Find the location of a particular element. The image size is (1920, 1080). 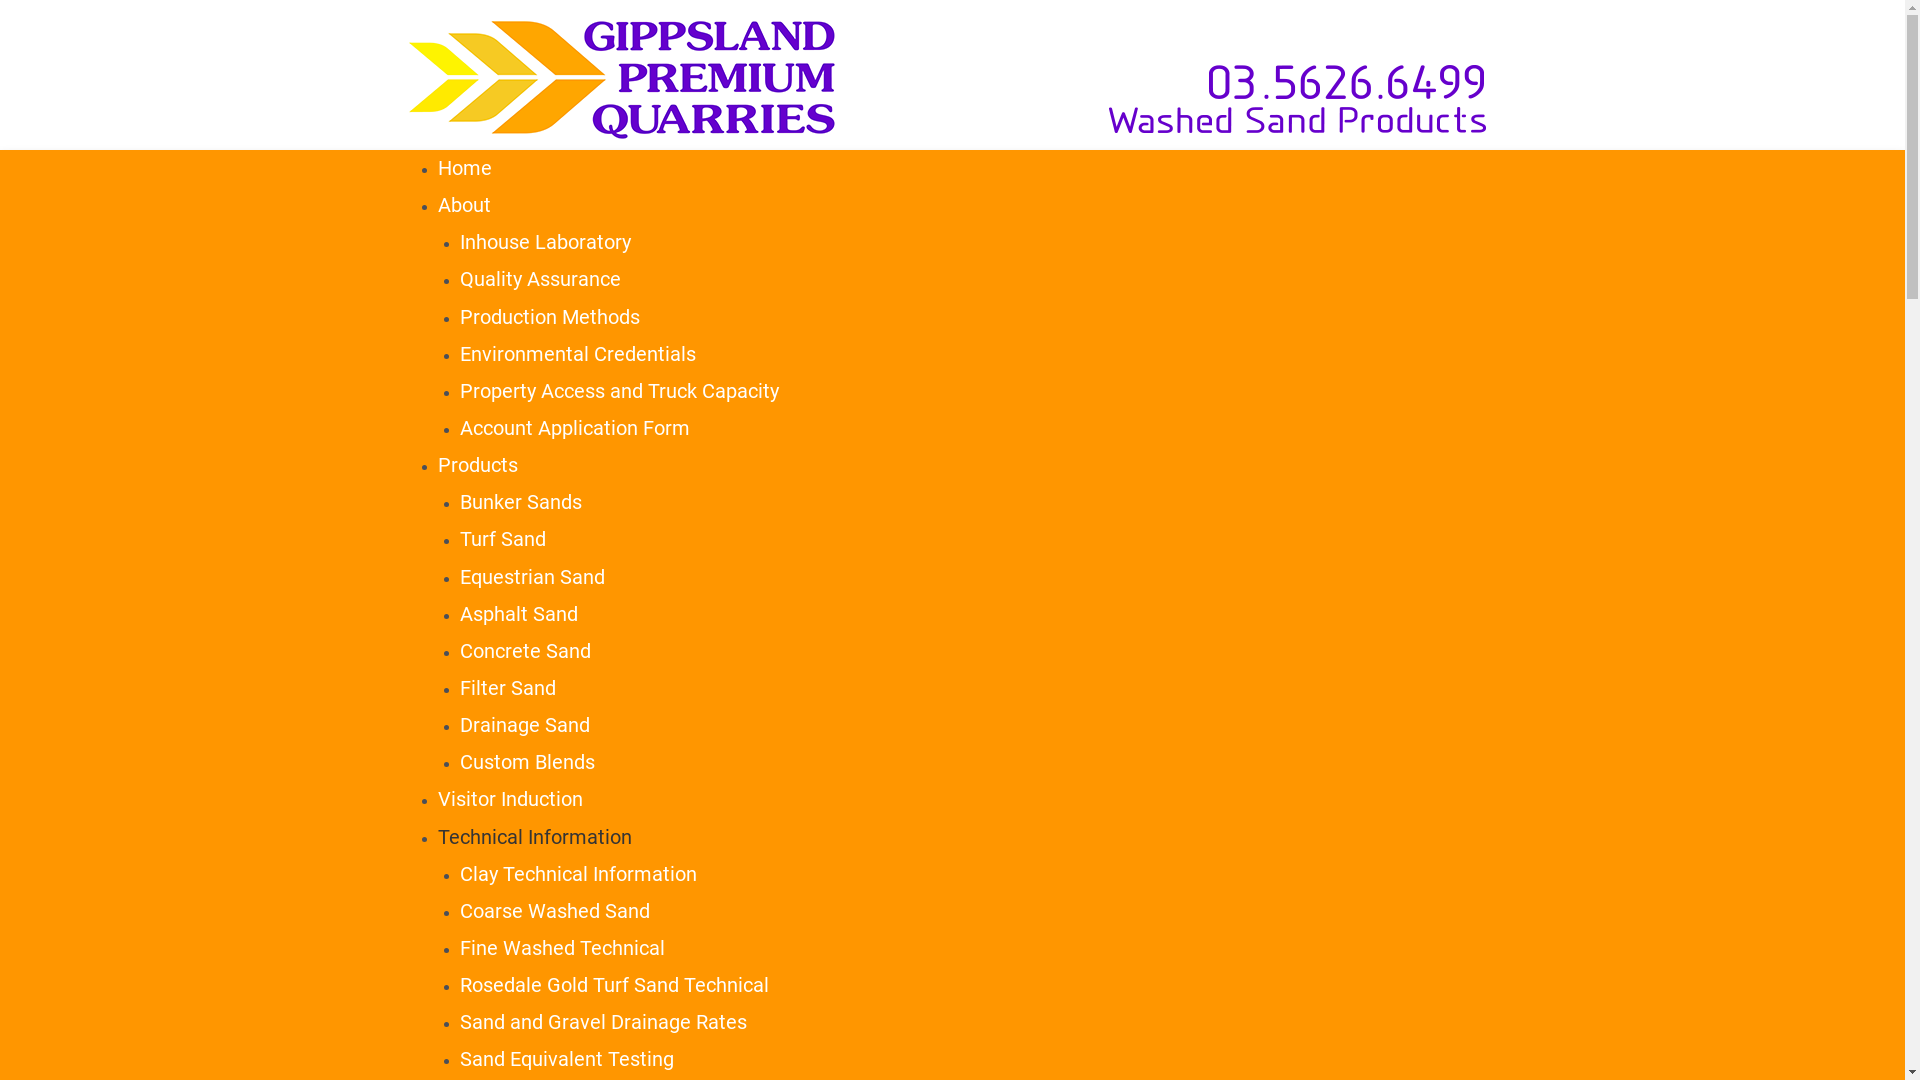

'Equestrian Sand' is located at coordinates (532, 577).